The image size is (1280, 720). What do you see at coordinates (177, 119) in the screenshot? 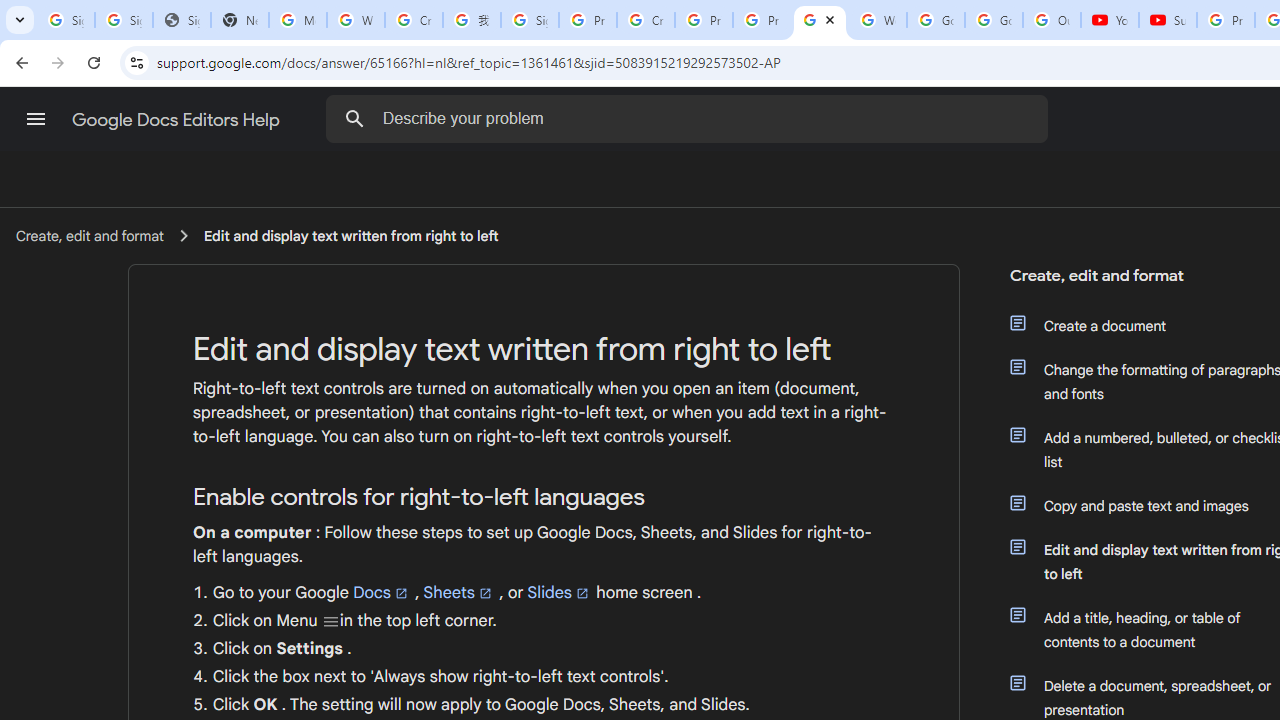
I see `'Google Docs Editors Help'` at bounding box center [177, 119].